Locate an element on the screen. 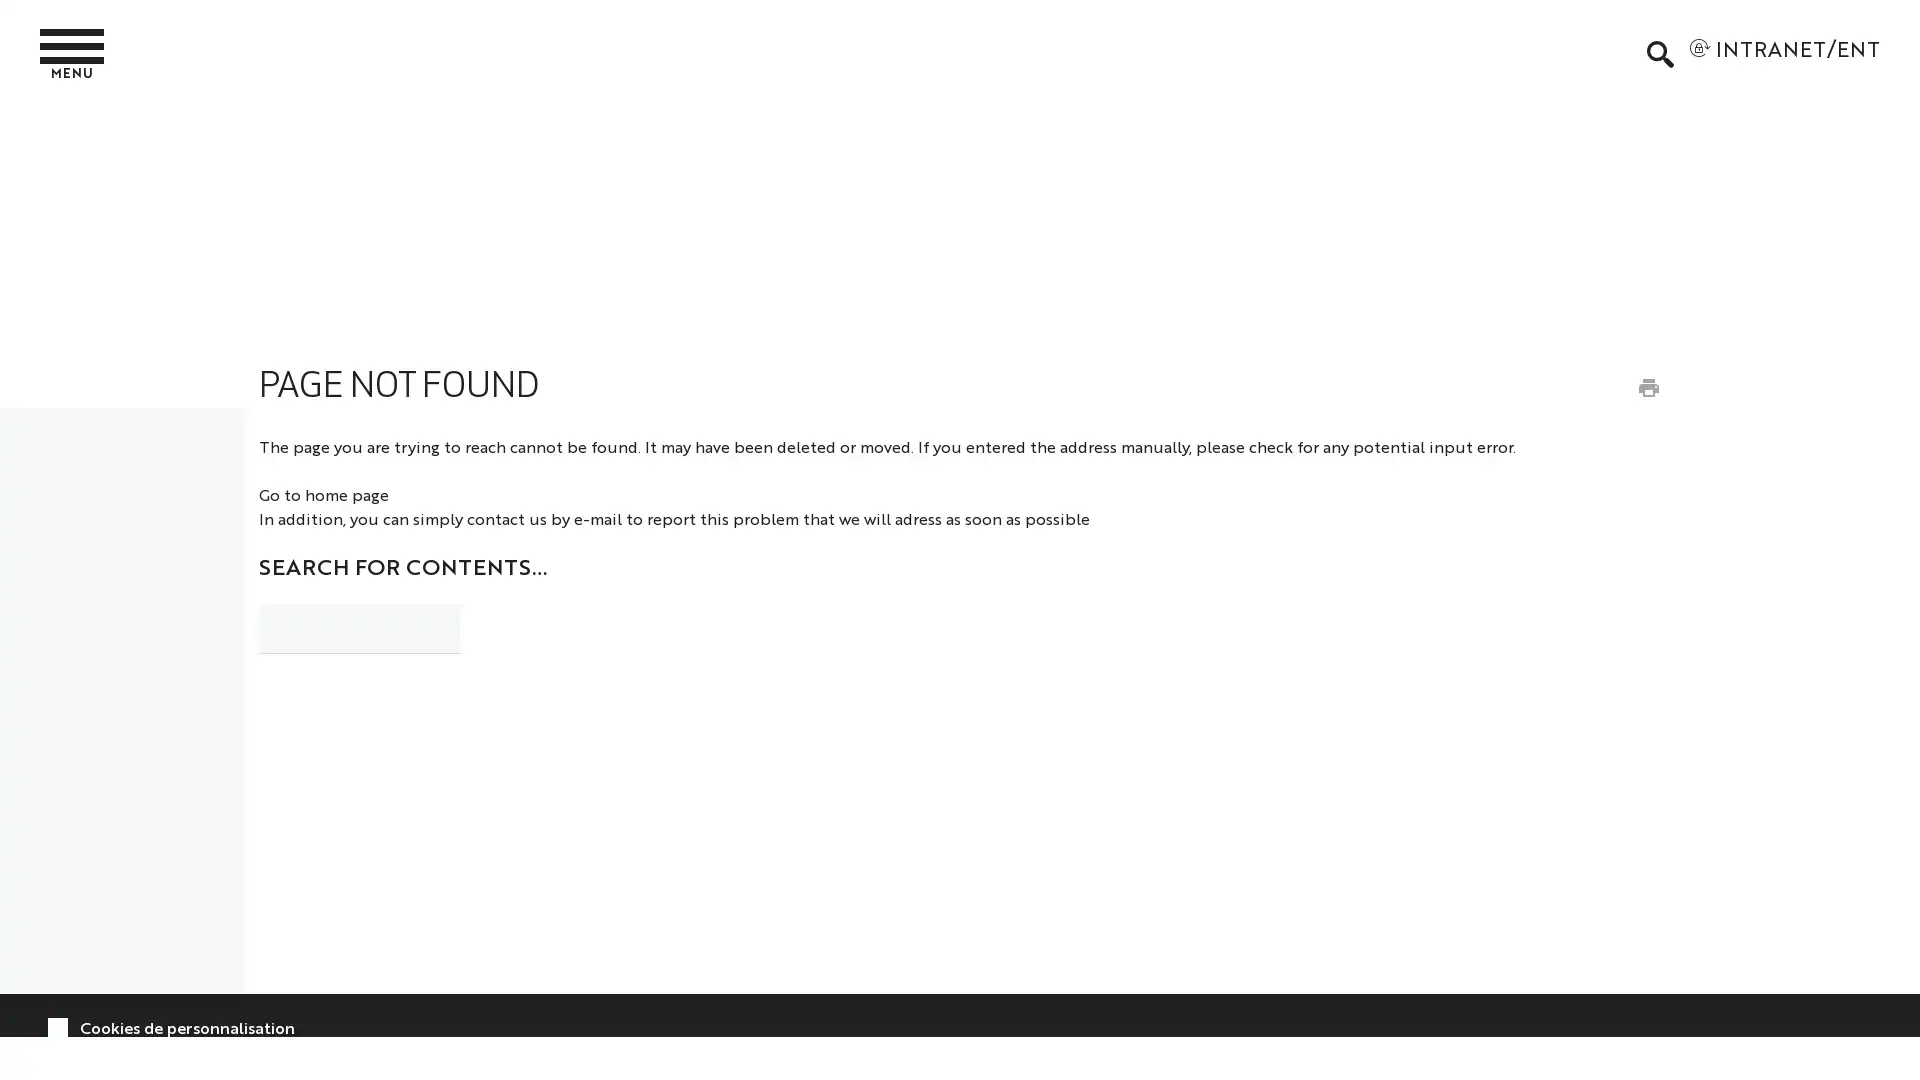 The width and height of the screenshot is (1920, 1080). OPEN MENU MENU is located at coordinates (80, 52).